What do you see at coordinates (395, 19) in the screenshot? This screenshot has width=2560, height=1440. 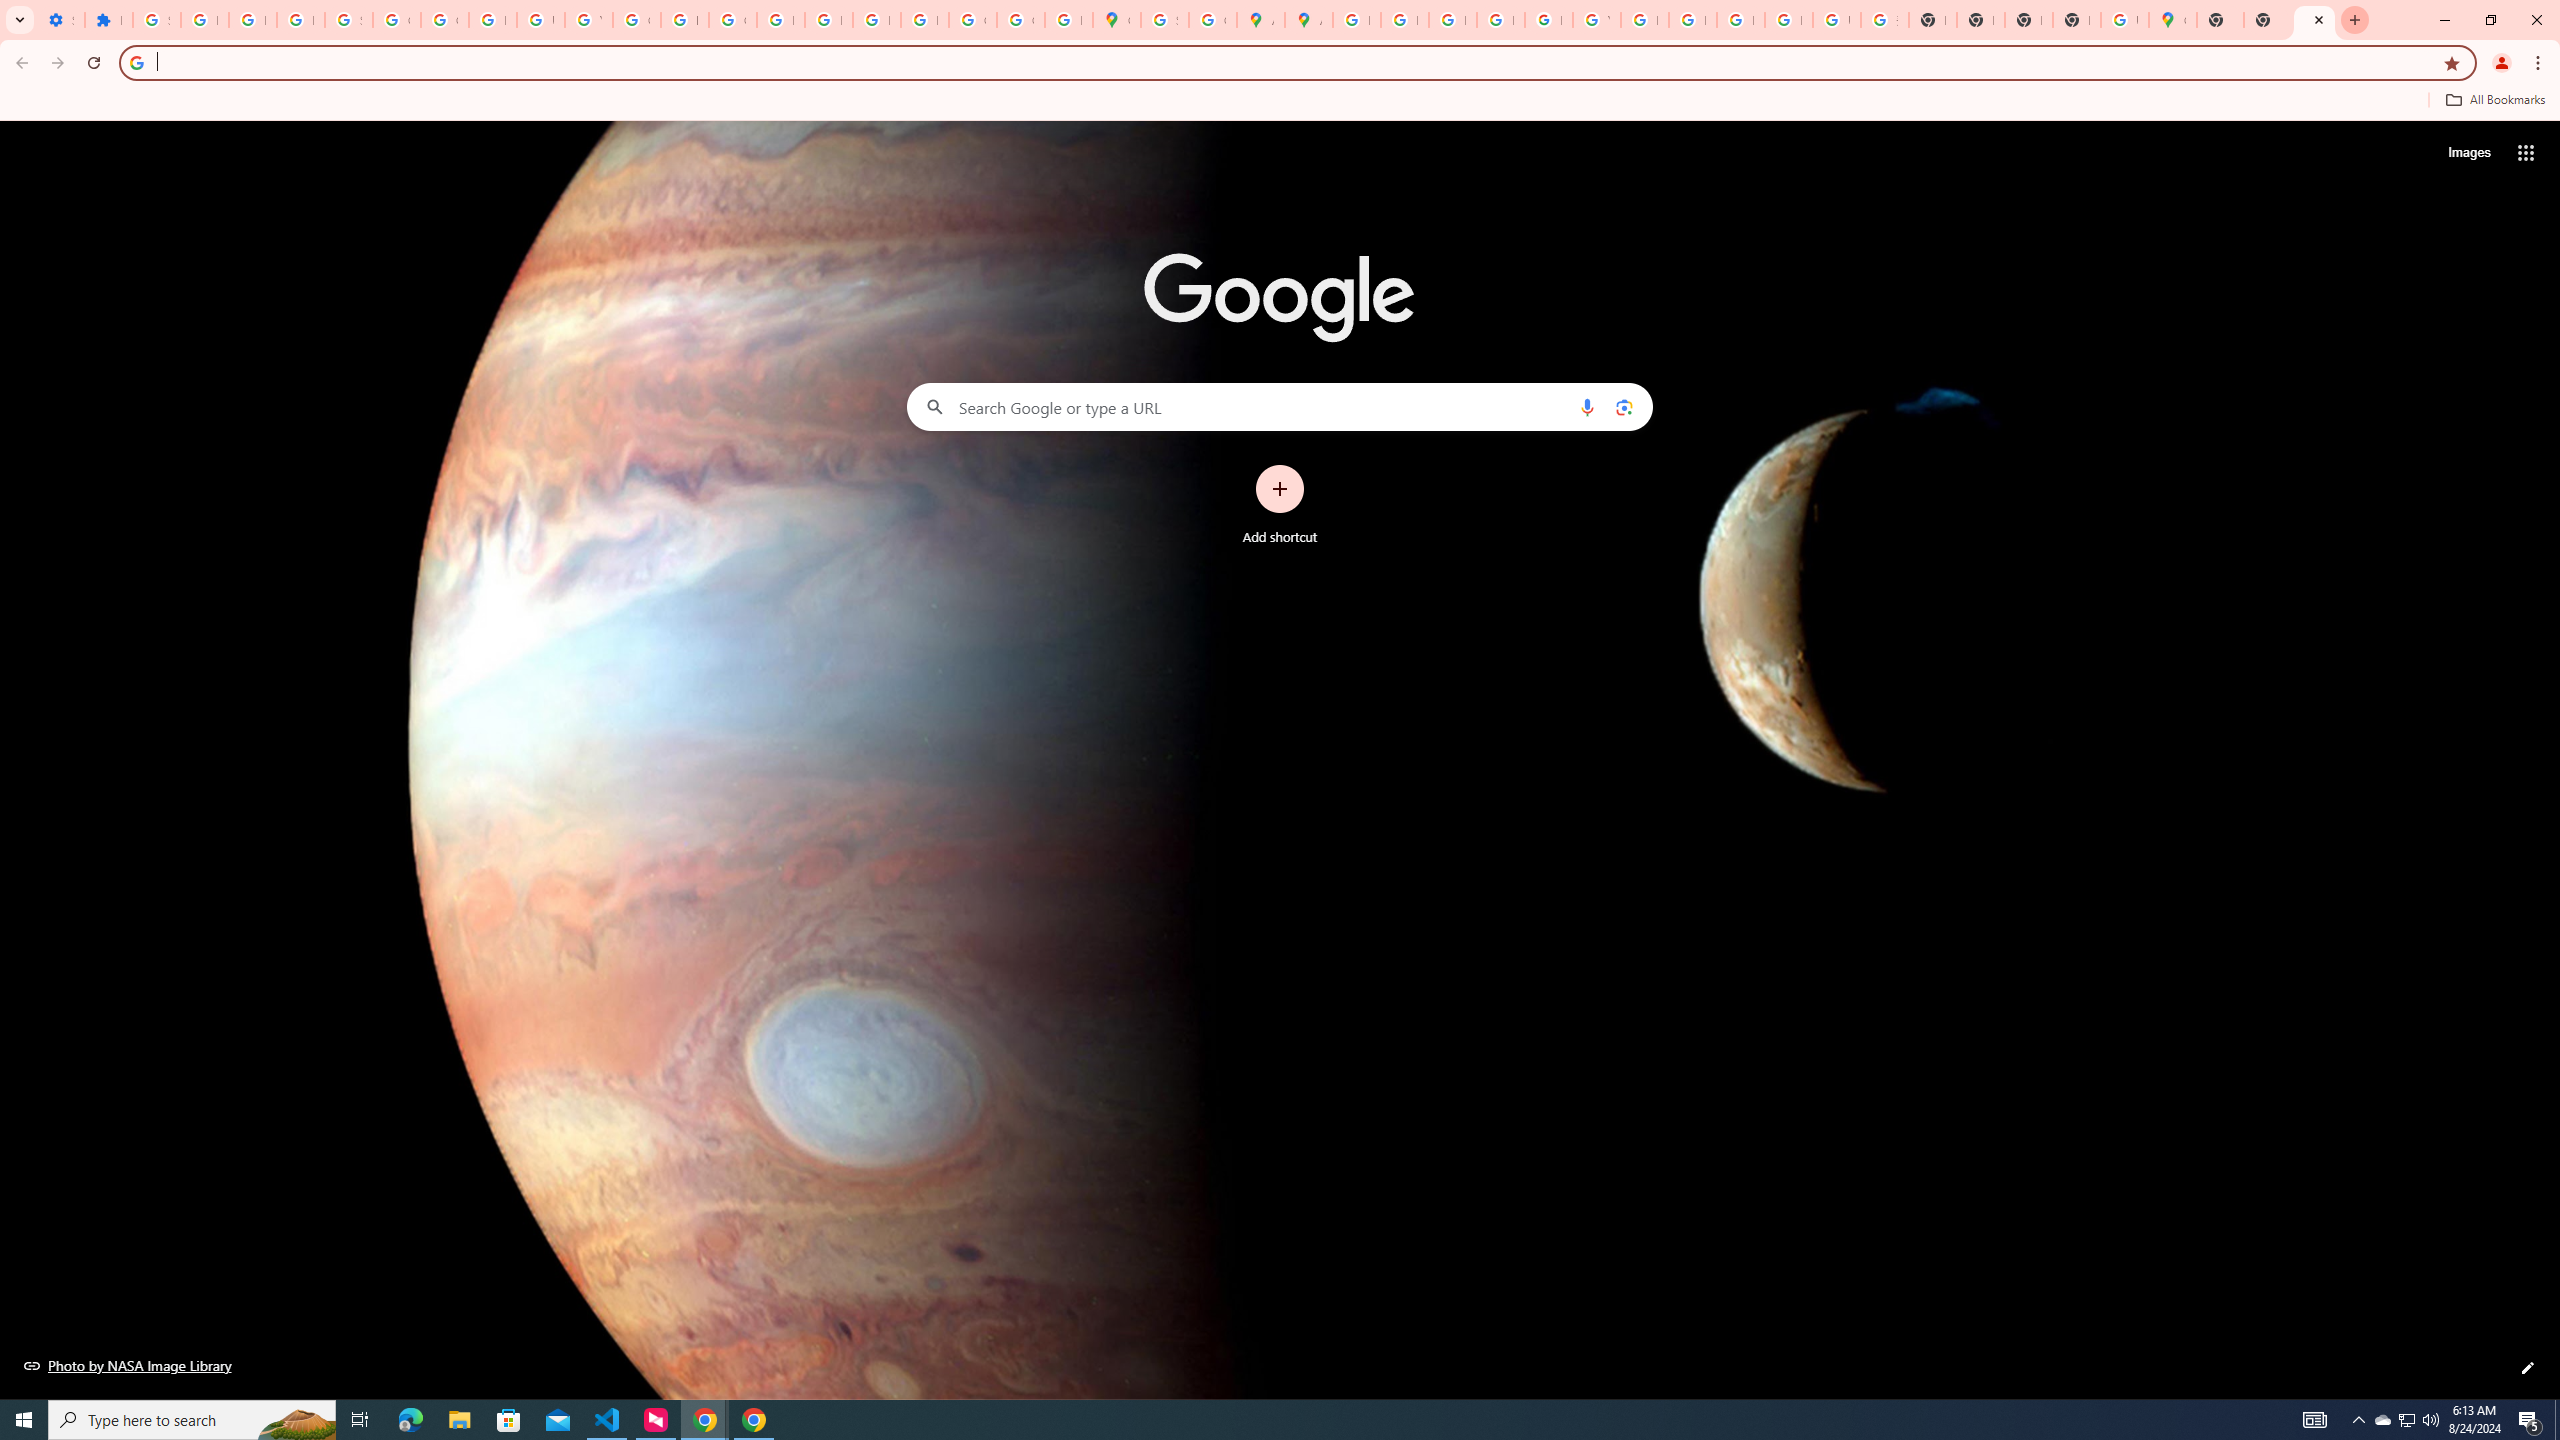 I see `'Google Account Help'` at bounding box center [395, 19].